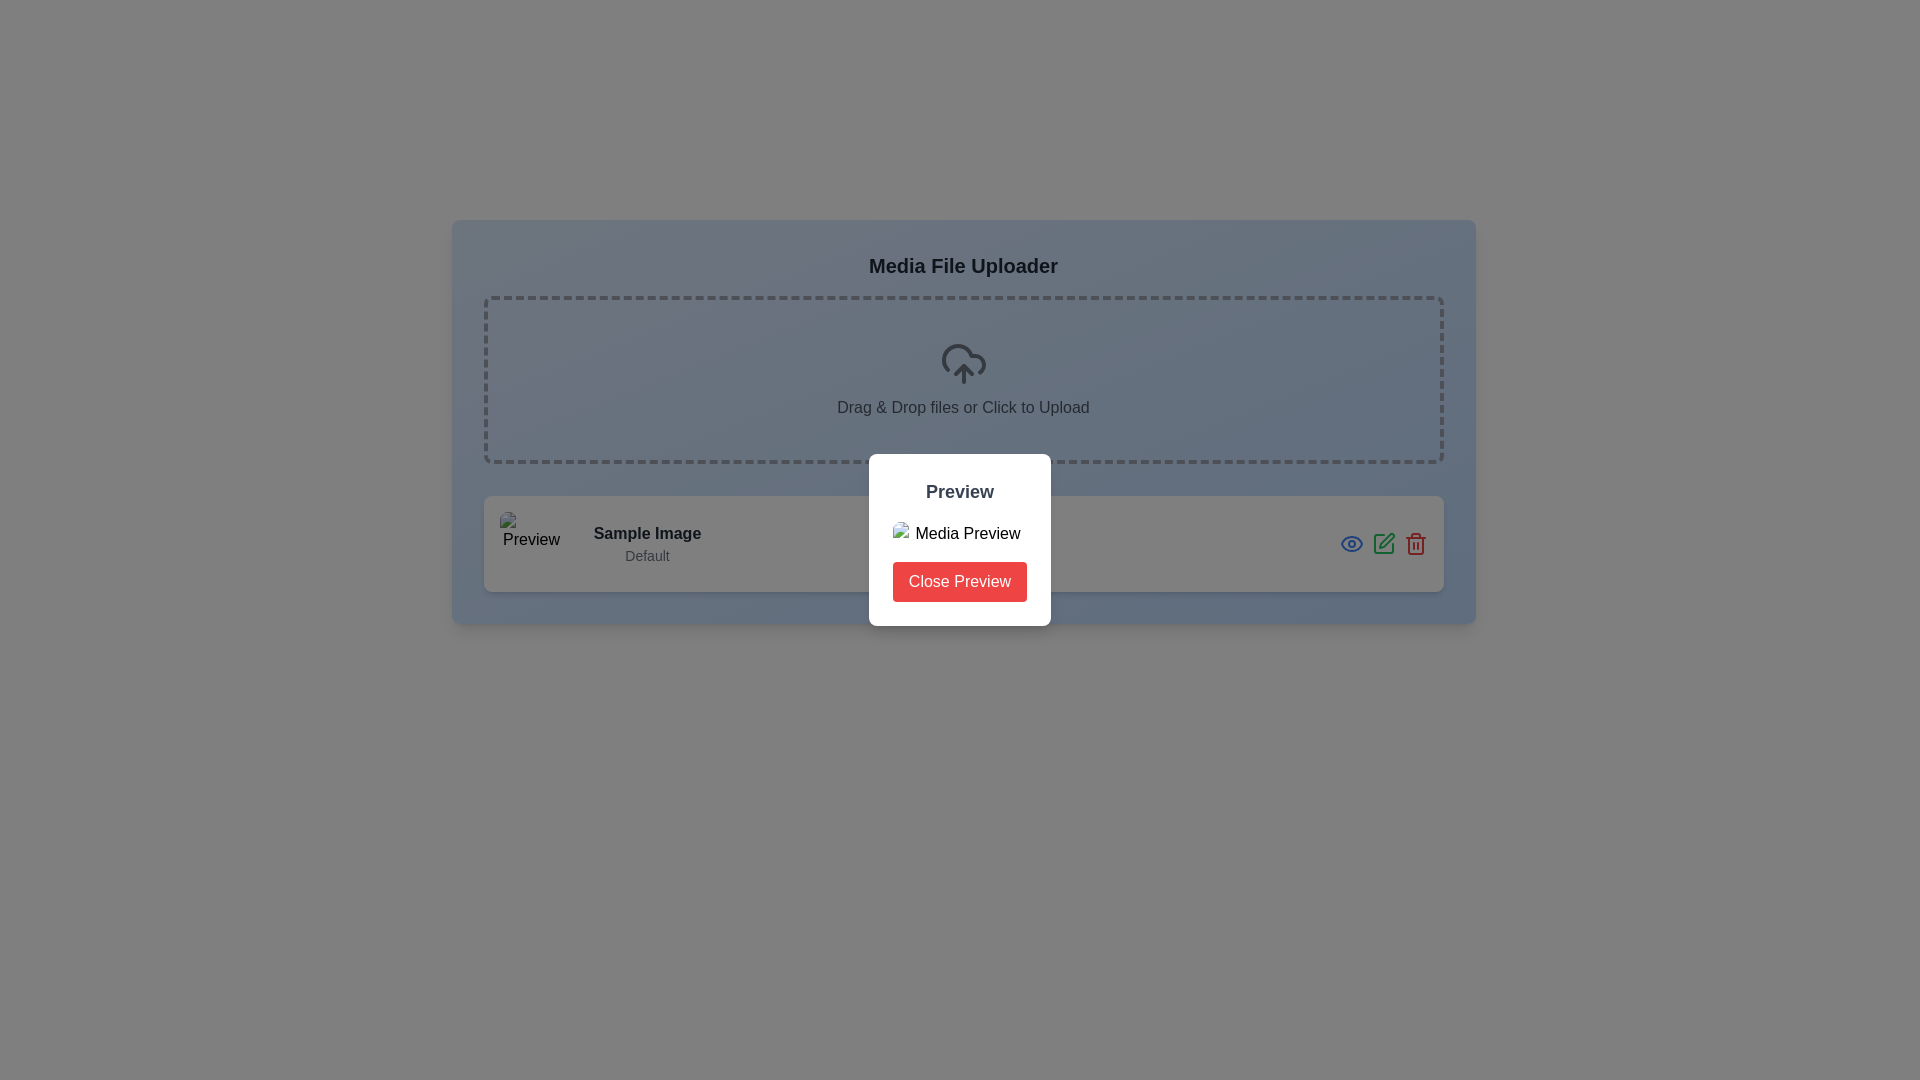  Describe the element at coordinates (960, 540) in the screenshot. I see `the media preview displayed in the modal dialog box, which contains a 'Preview' heading and a 'Close Preview' button` at that location.